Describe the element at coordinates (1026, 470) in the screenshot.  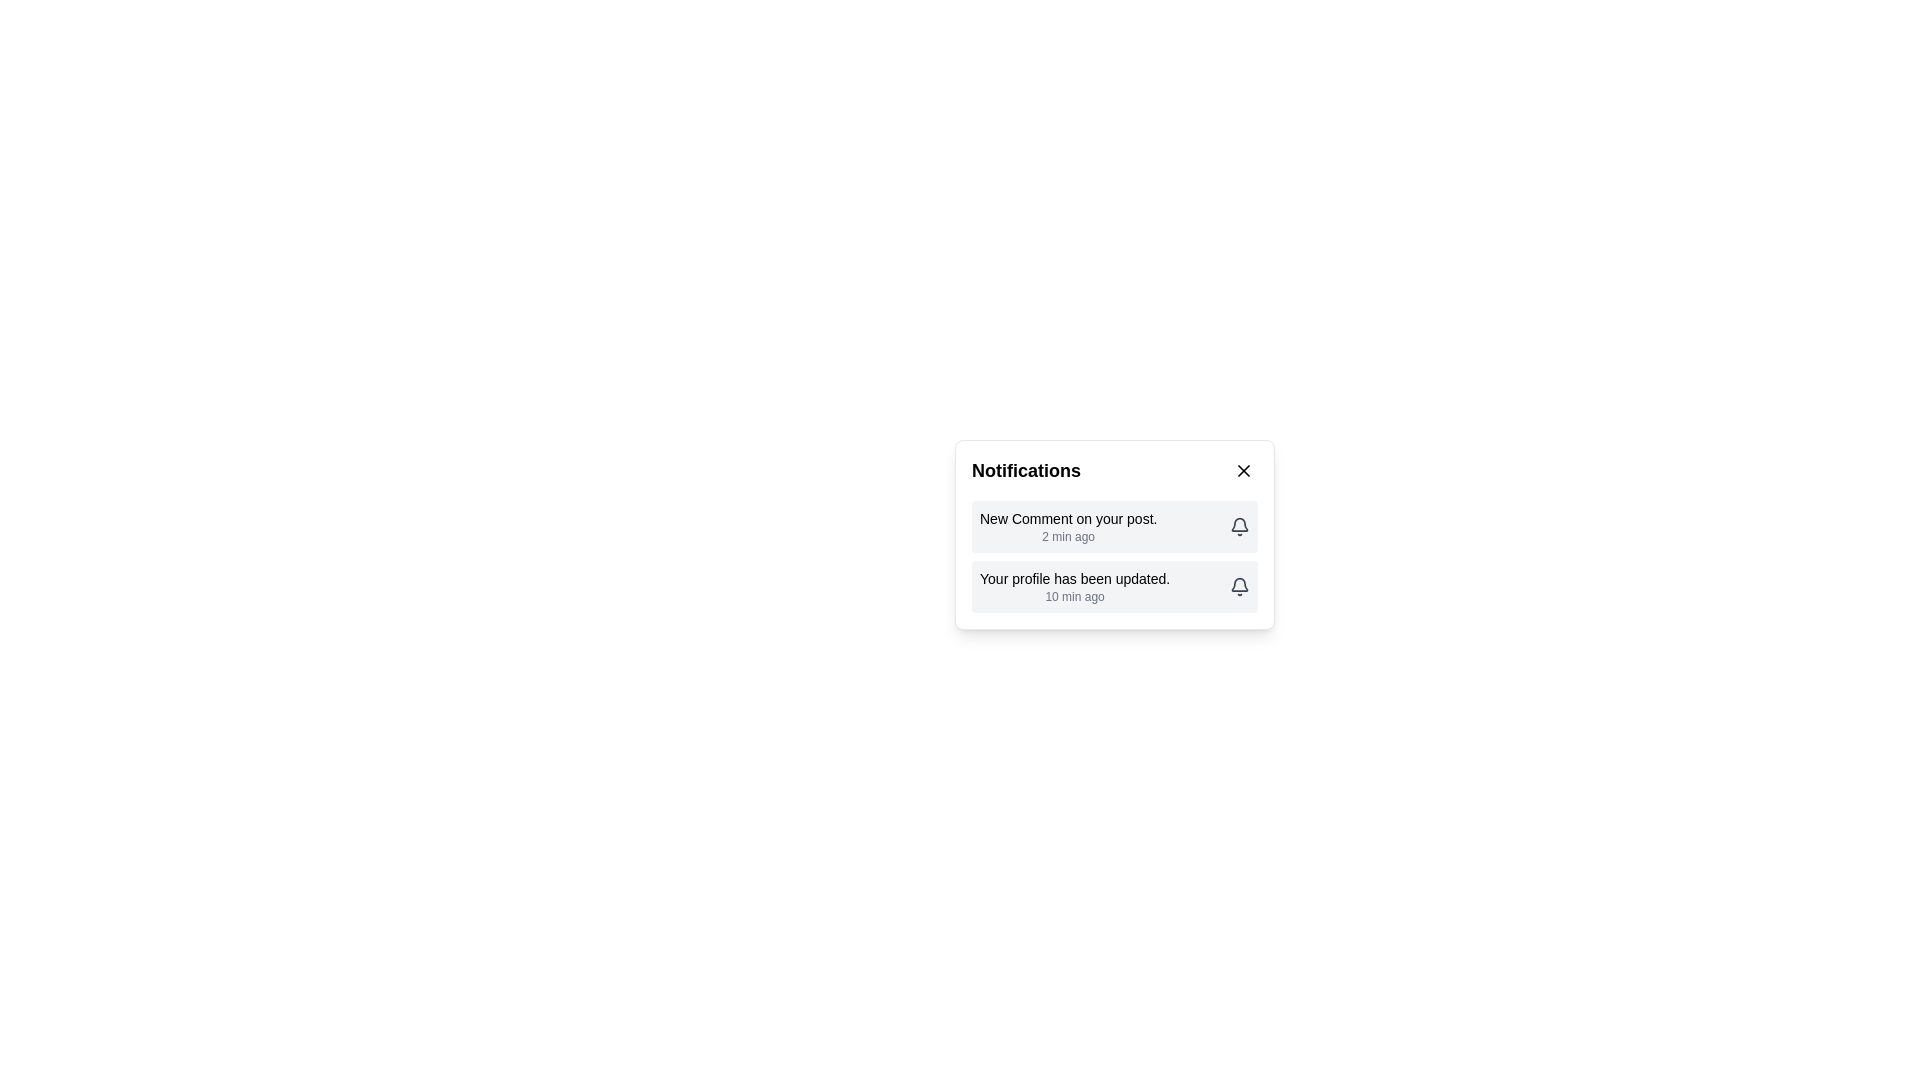
I see `the text label that serves as the header for the notification popup, located at the top-left corner of the popup` at that location.